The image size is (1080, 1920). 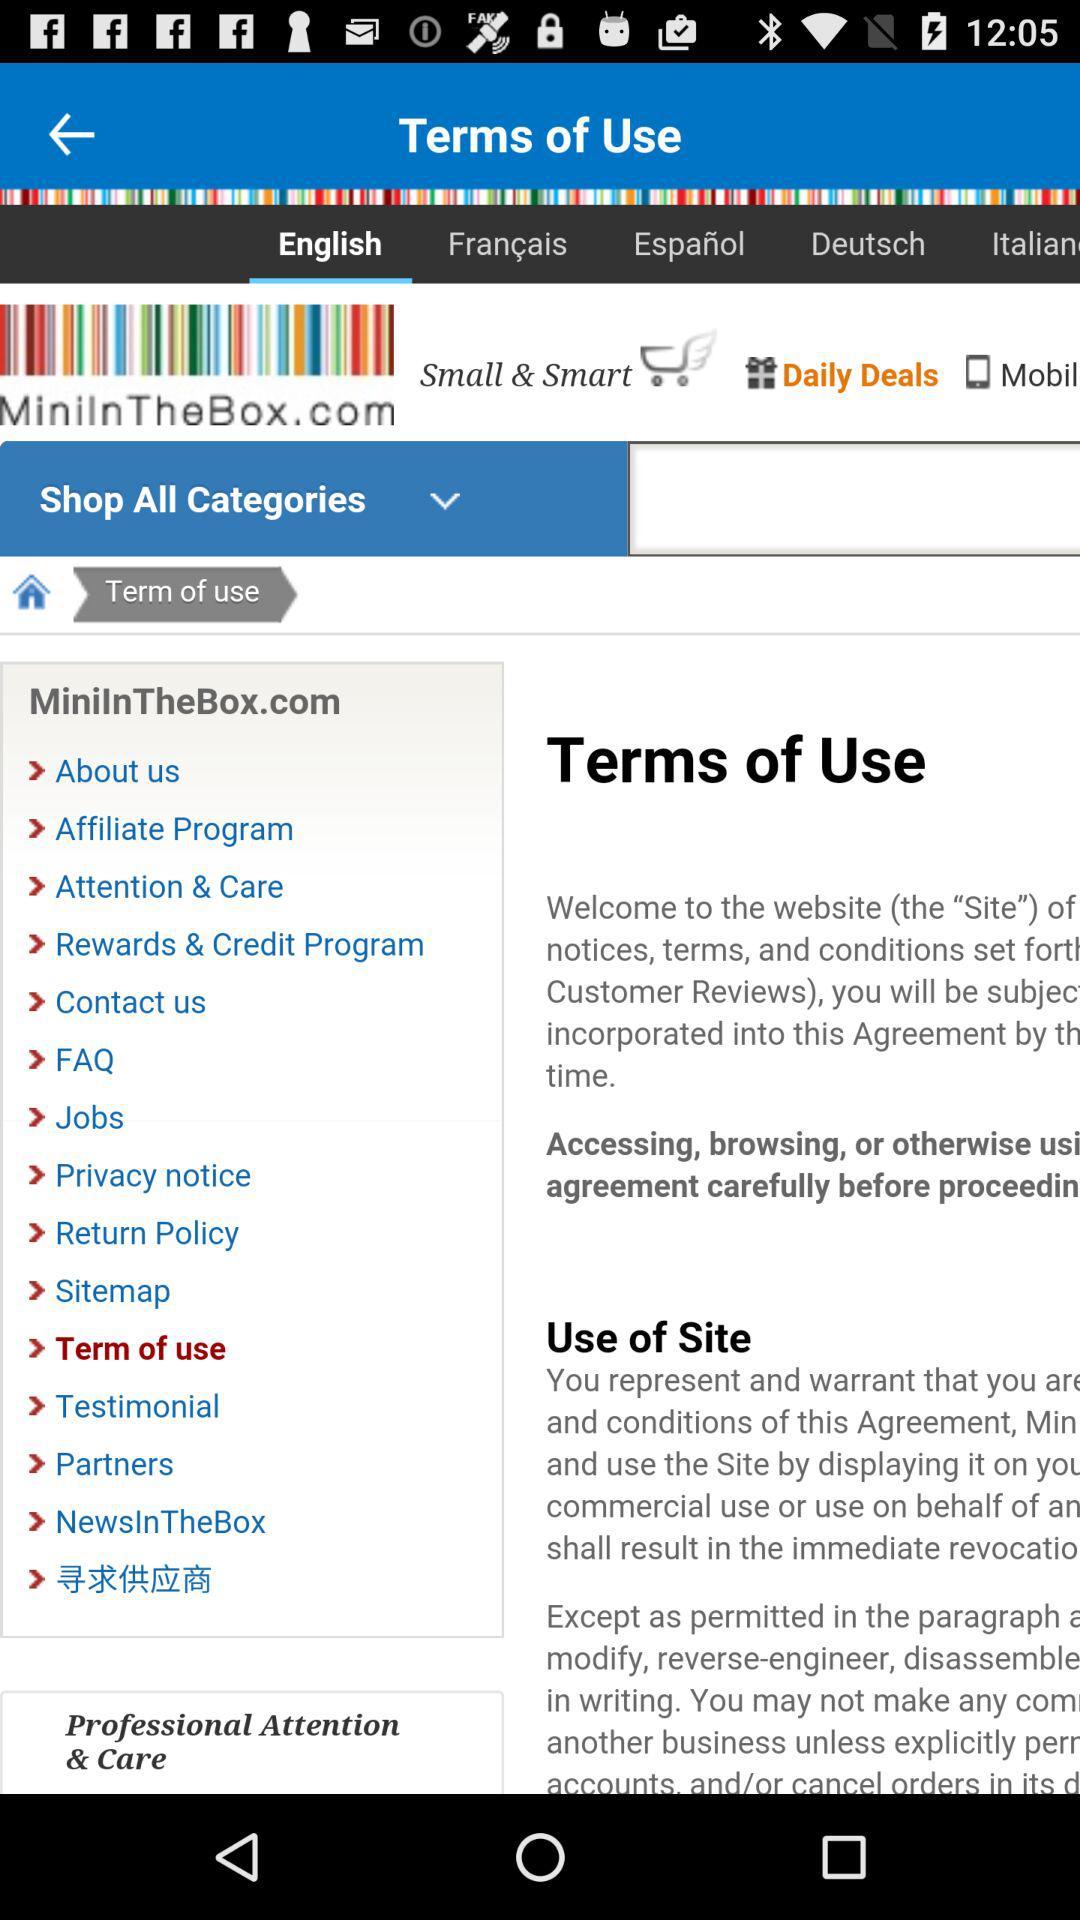 What do you see at coordinates (70, 132) in the screenshot?
I see `advertisement` at bounding box center [70, 132].